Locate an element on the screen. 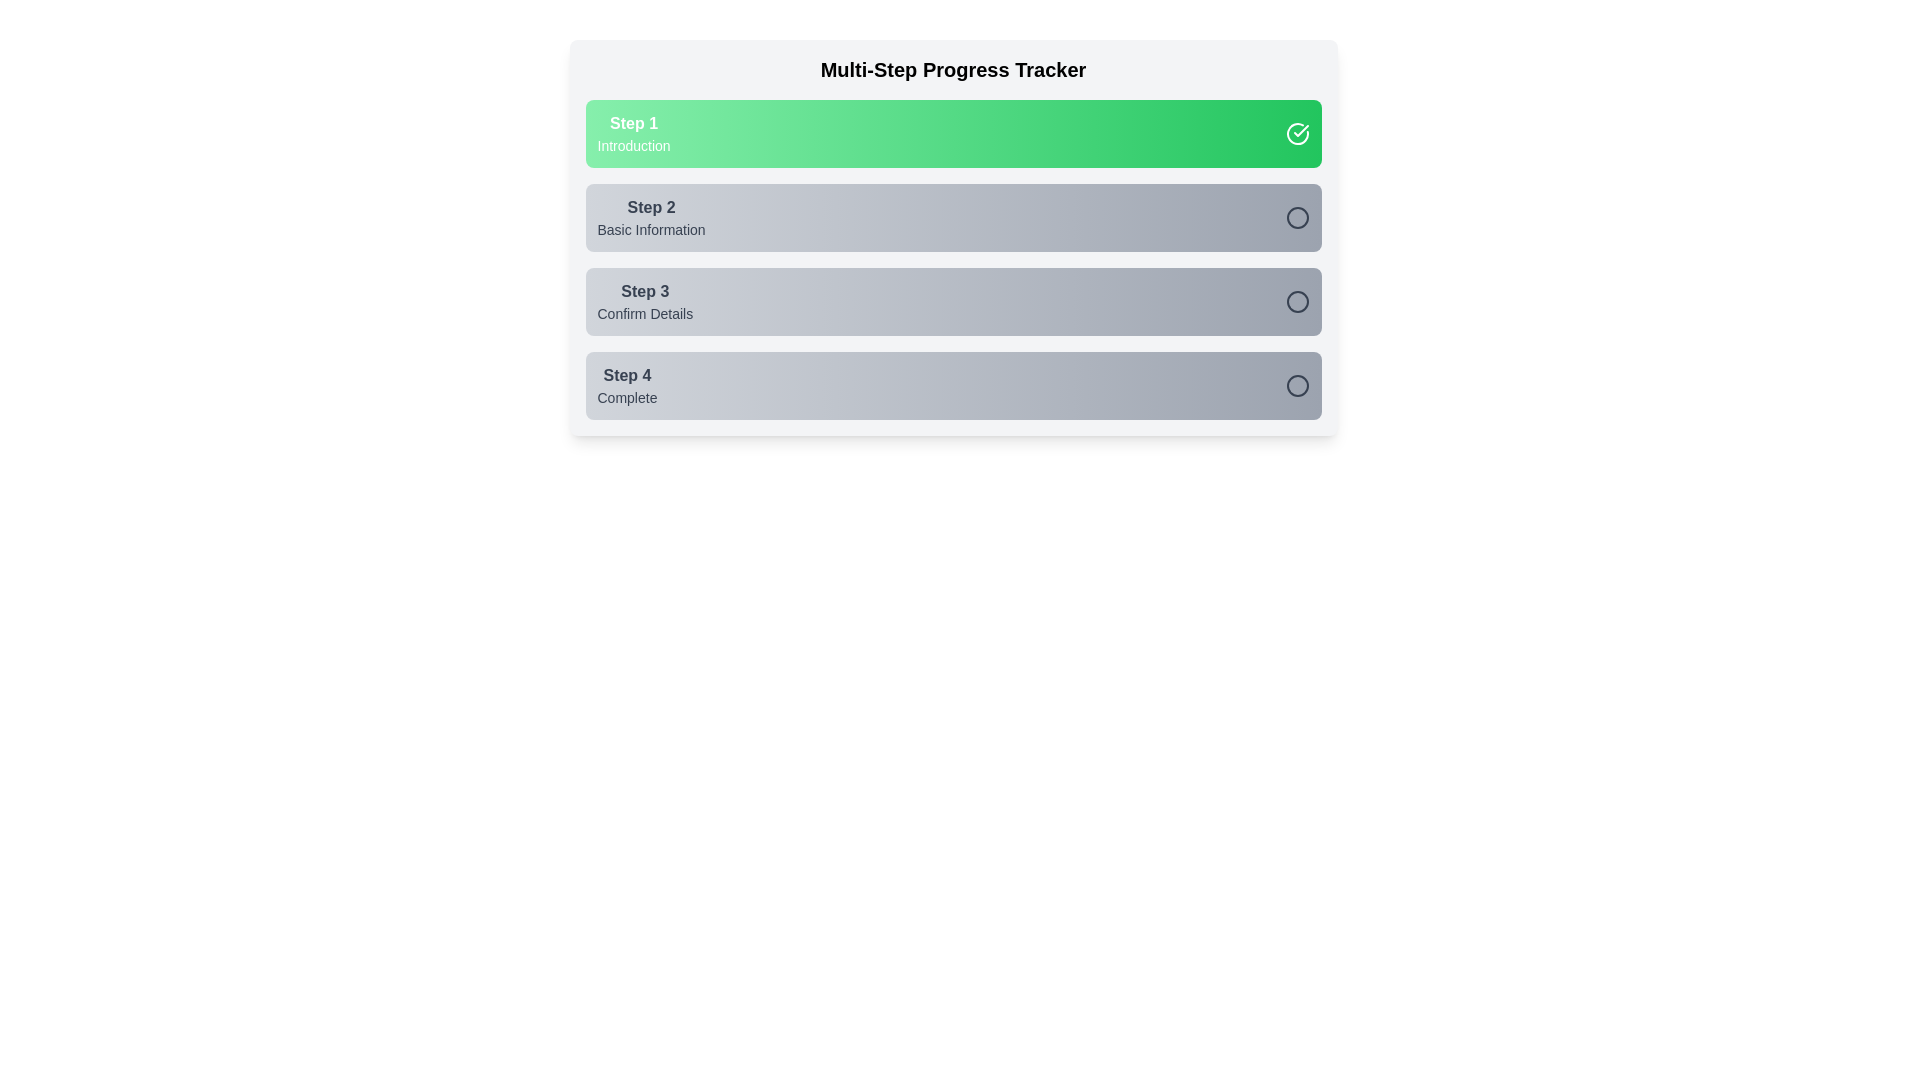  the third step in the multi-step progress tracker, which denotes the 'Confirm Details' stage and includes an interactive checkable circle is located at coordinates (952, 301).